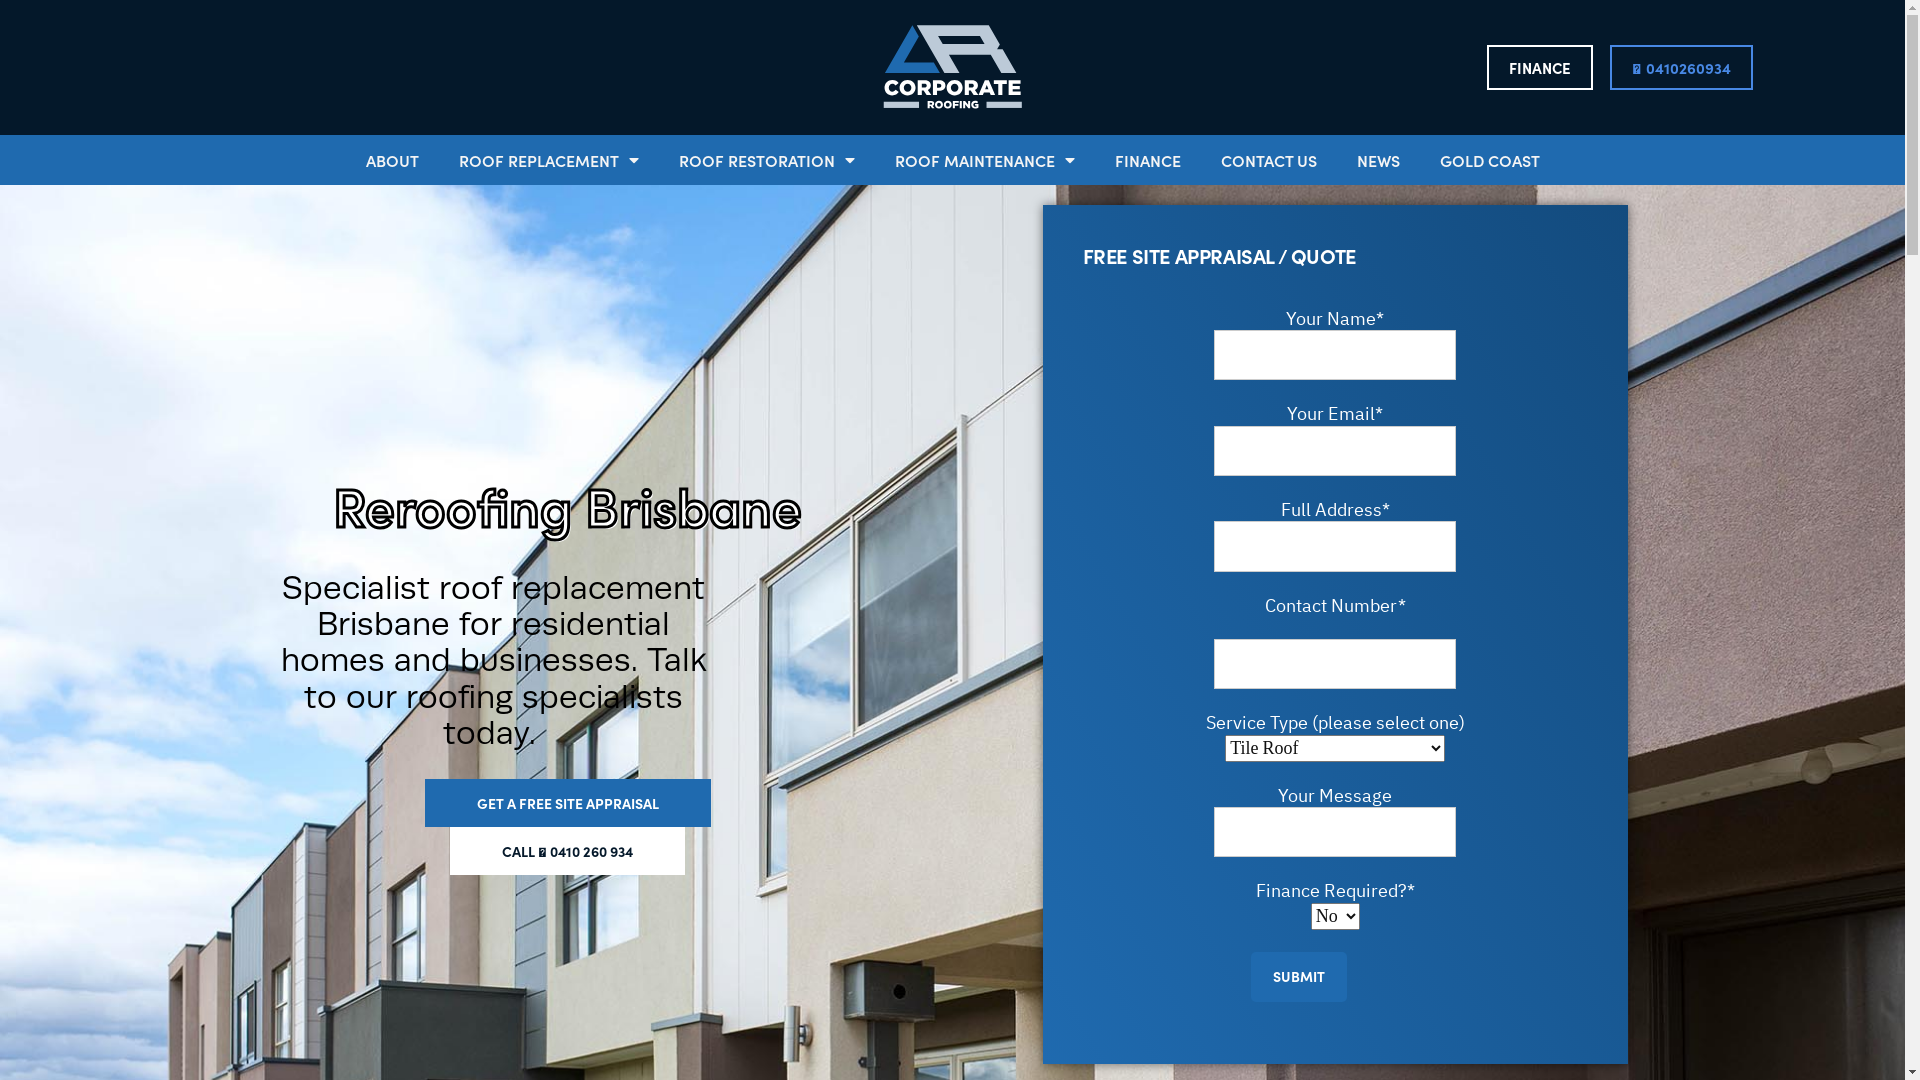 This screenshot has width=1920, height=1080. What do you see at coordinates (1419, 158) in the screenshot?
I see `'GOLD COAST'` at bounding box center [1419, 158].